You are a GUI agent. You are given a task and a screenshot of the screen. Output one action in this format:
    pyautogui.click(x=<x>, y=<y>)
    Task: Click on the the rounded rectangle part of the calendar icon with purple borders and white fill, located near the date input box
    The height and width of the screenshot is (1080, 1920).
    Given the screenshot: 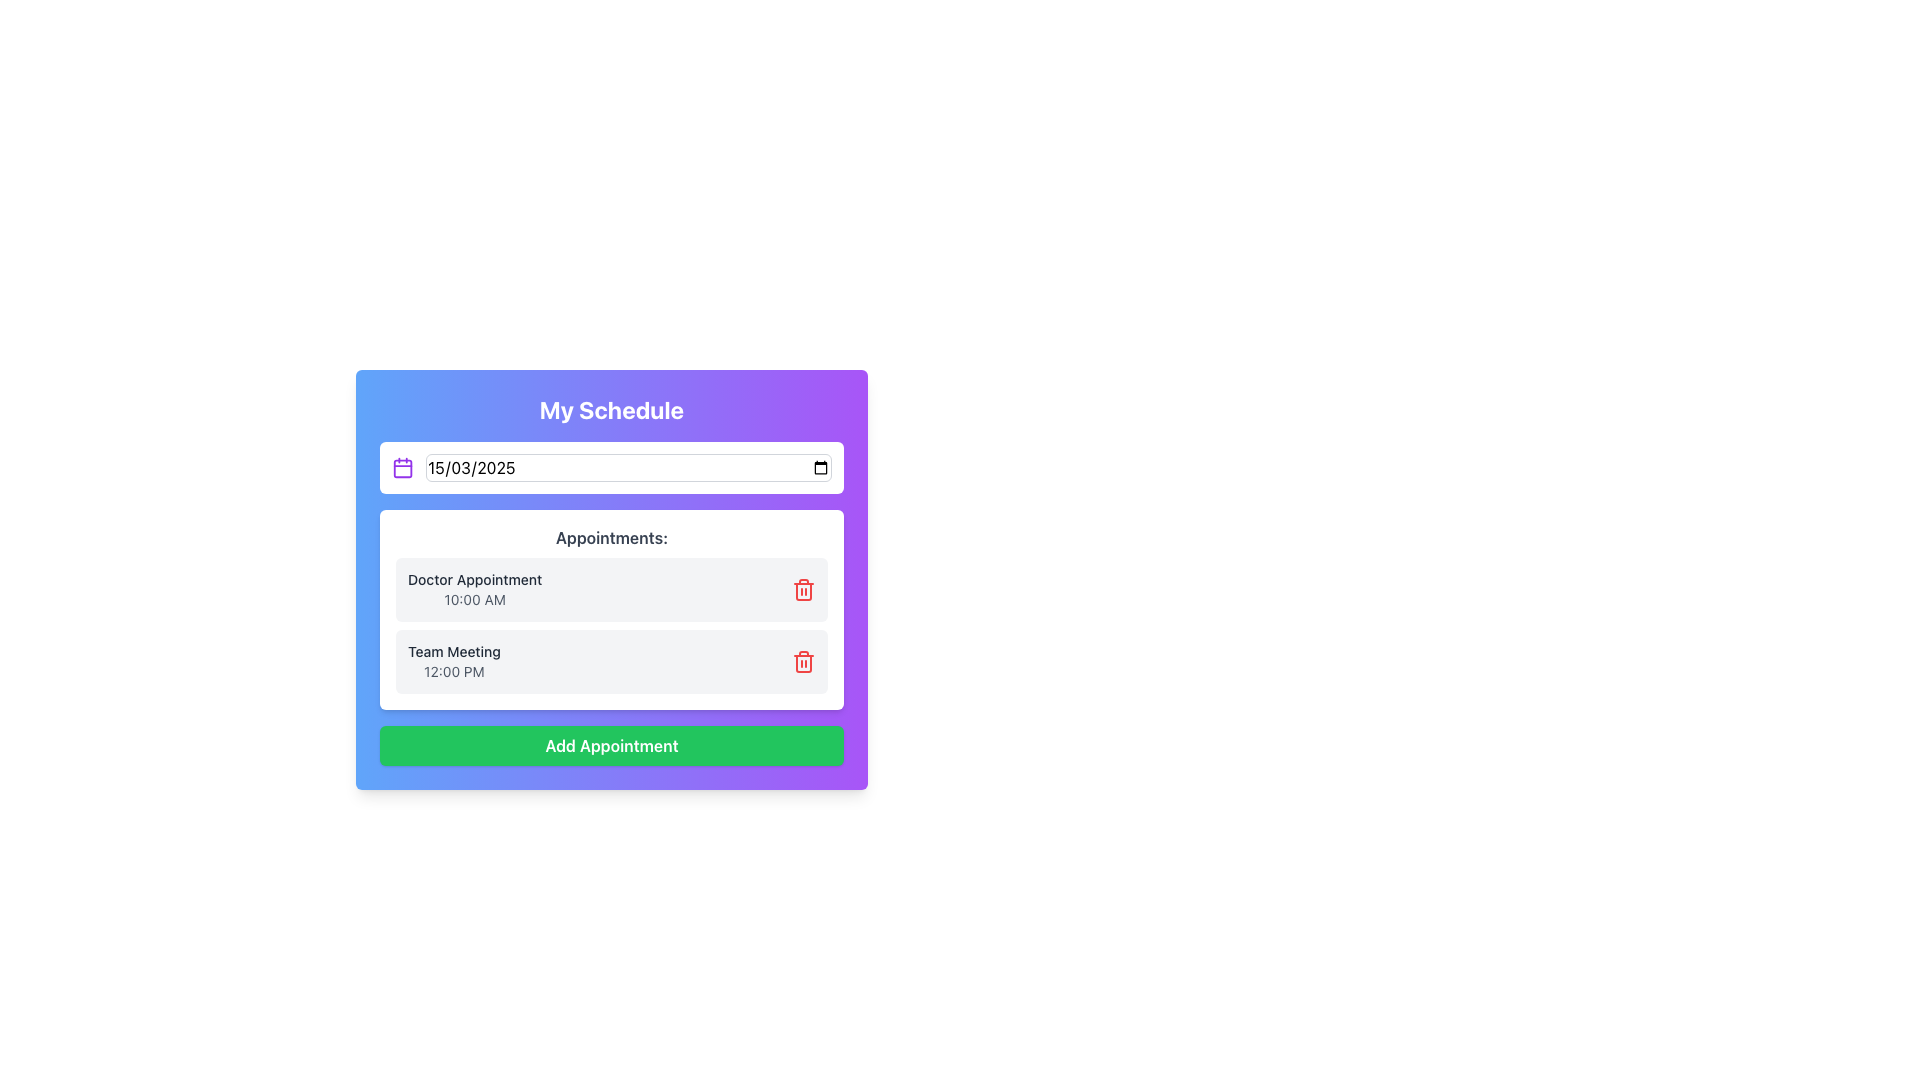 What is the action you would take?
    pyautogui.click(x=402, y=468)
    